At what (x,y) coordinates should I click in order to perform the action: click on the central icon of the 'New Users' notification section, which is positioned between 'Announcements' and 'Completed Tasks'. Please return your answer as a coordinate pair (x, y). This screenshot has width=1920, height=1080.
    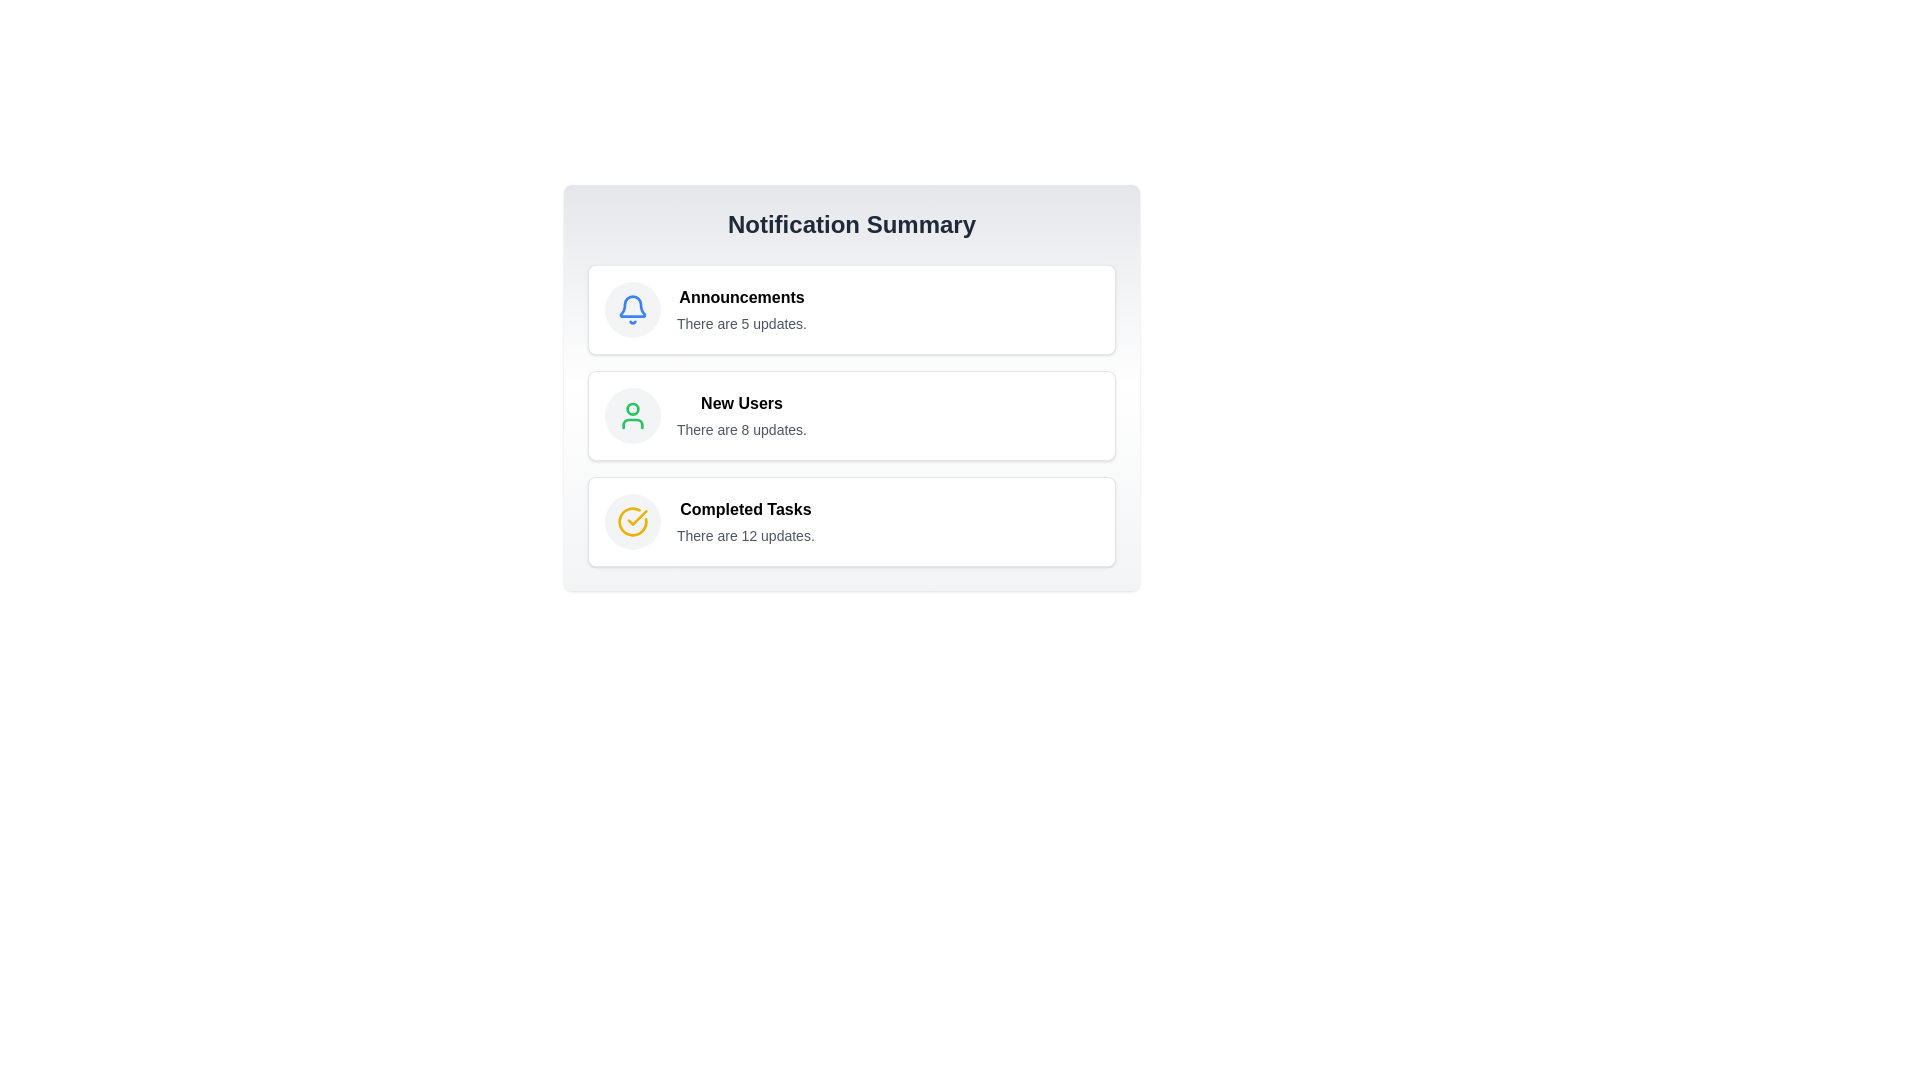
    Looking at the image, I should click on (632, 415).